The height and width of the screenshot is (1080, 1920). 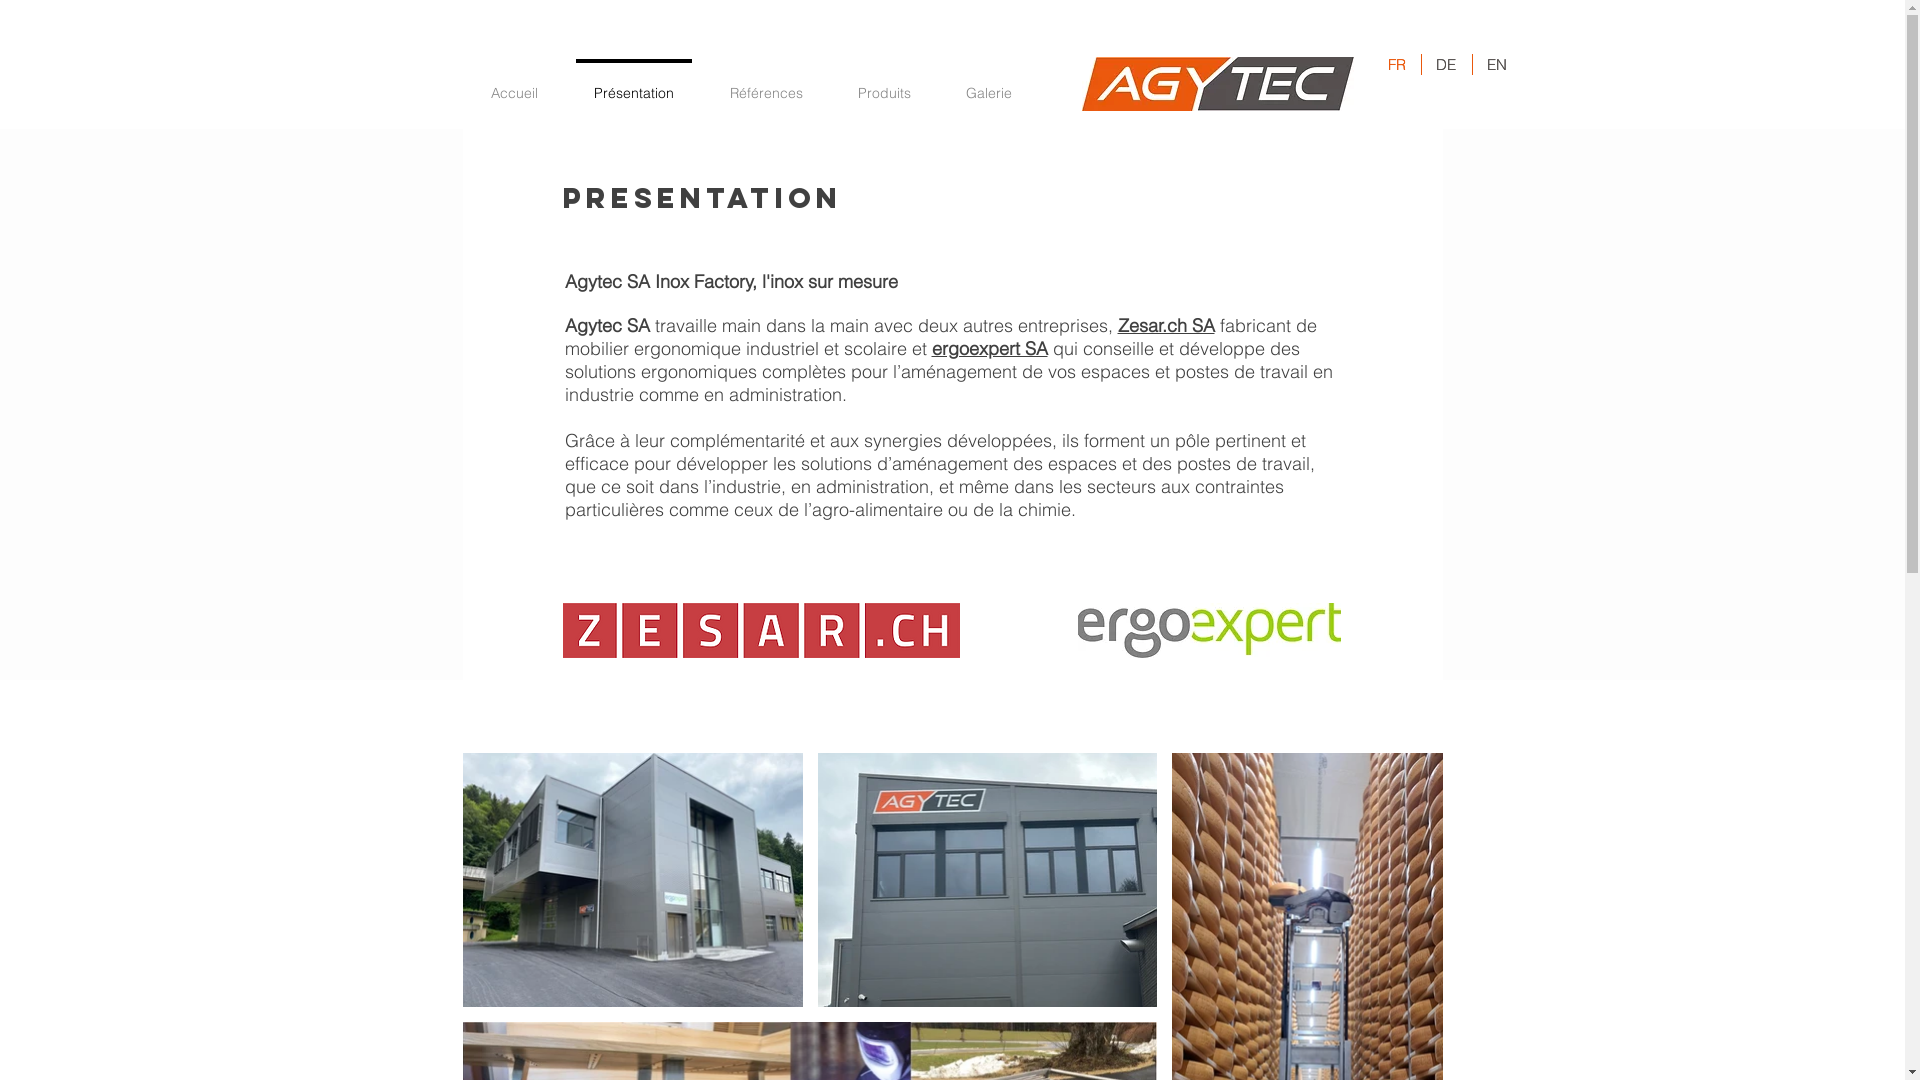 I want to click on 'Galerie', so click(x=988, y=83).